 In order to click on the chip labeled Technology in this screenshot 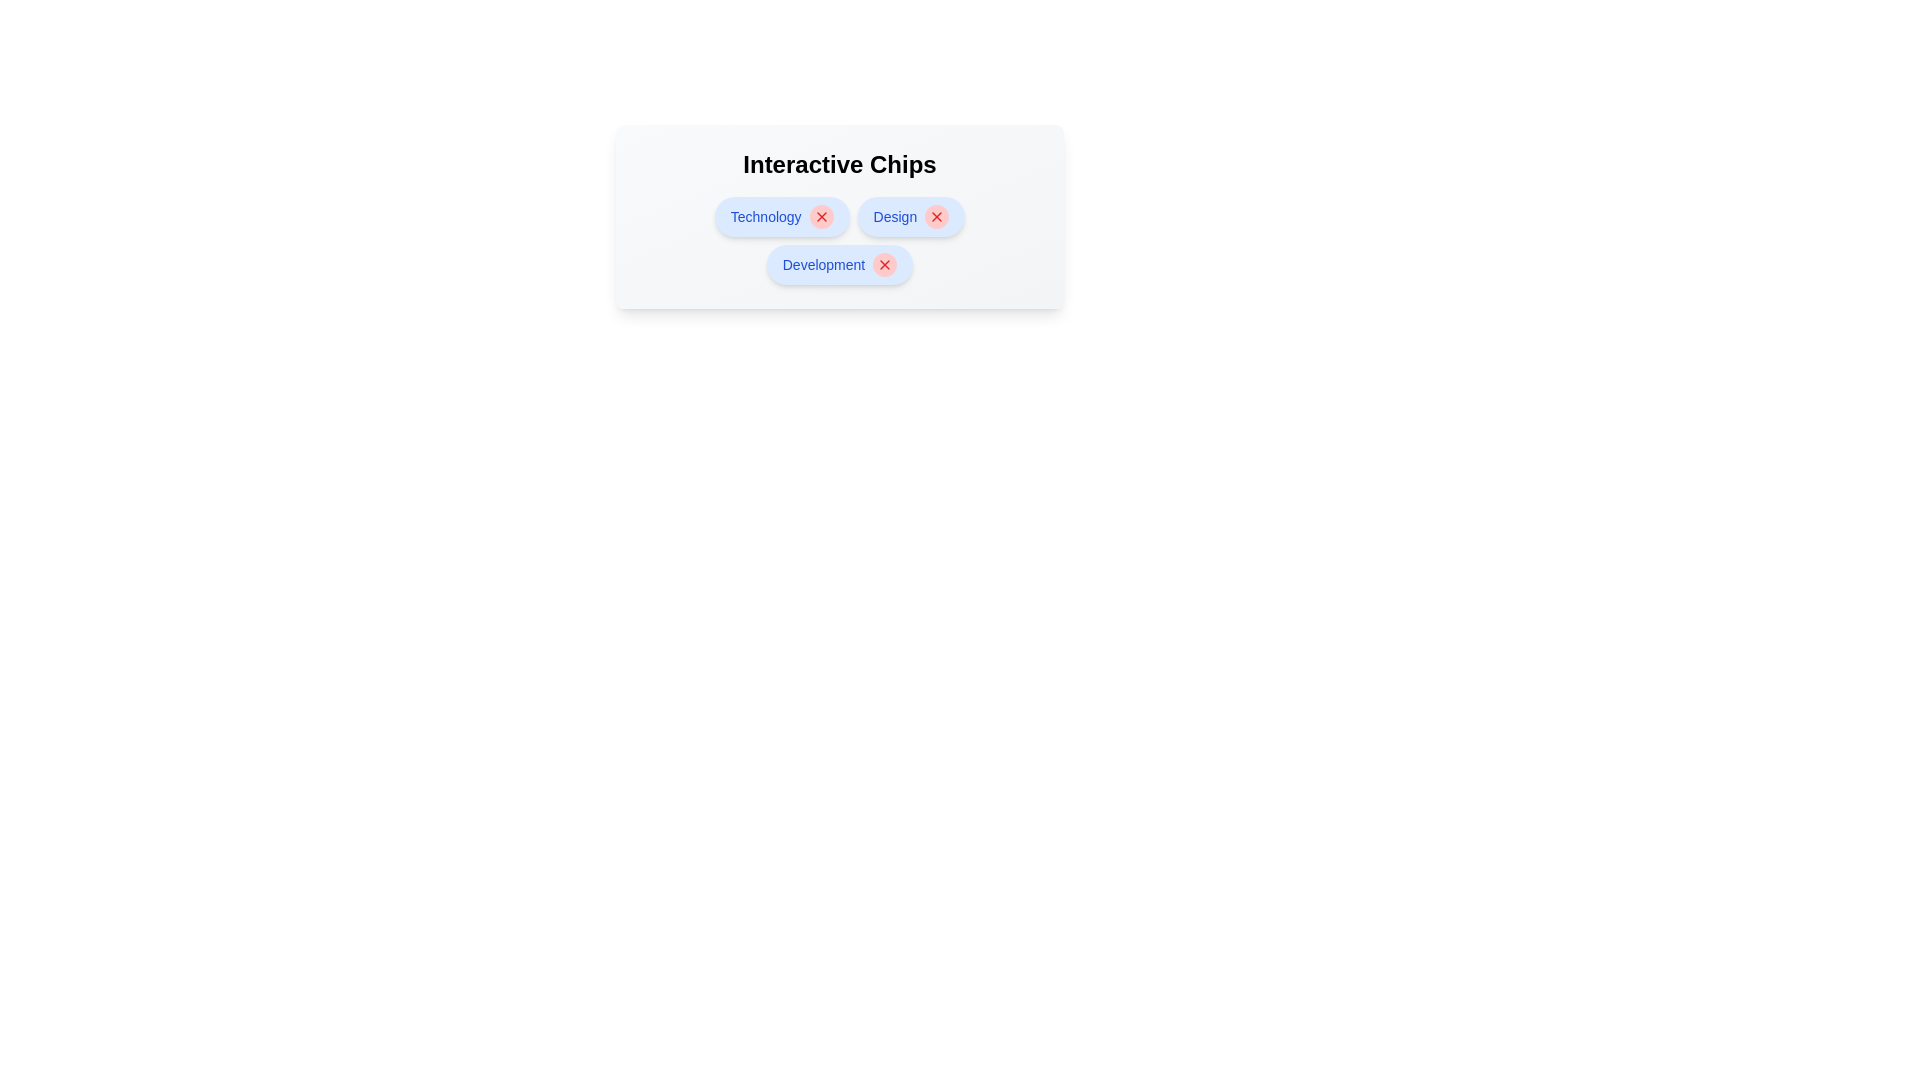, I will do `click(765, 216)`.